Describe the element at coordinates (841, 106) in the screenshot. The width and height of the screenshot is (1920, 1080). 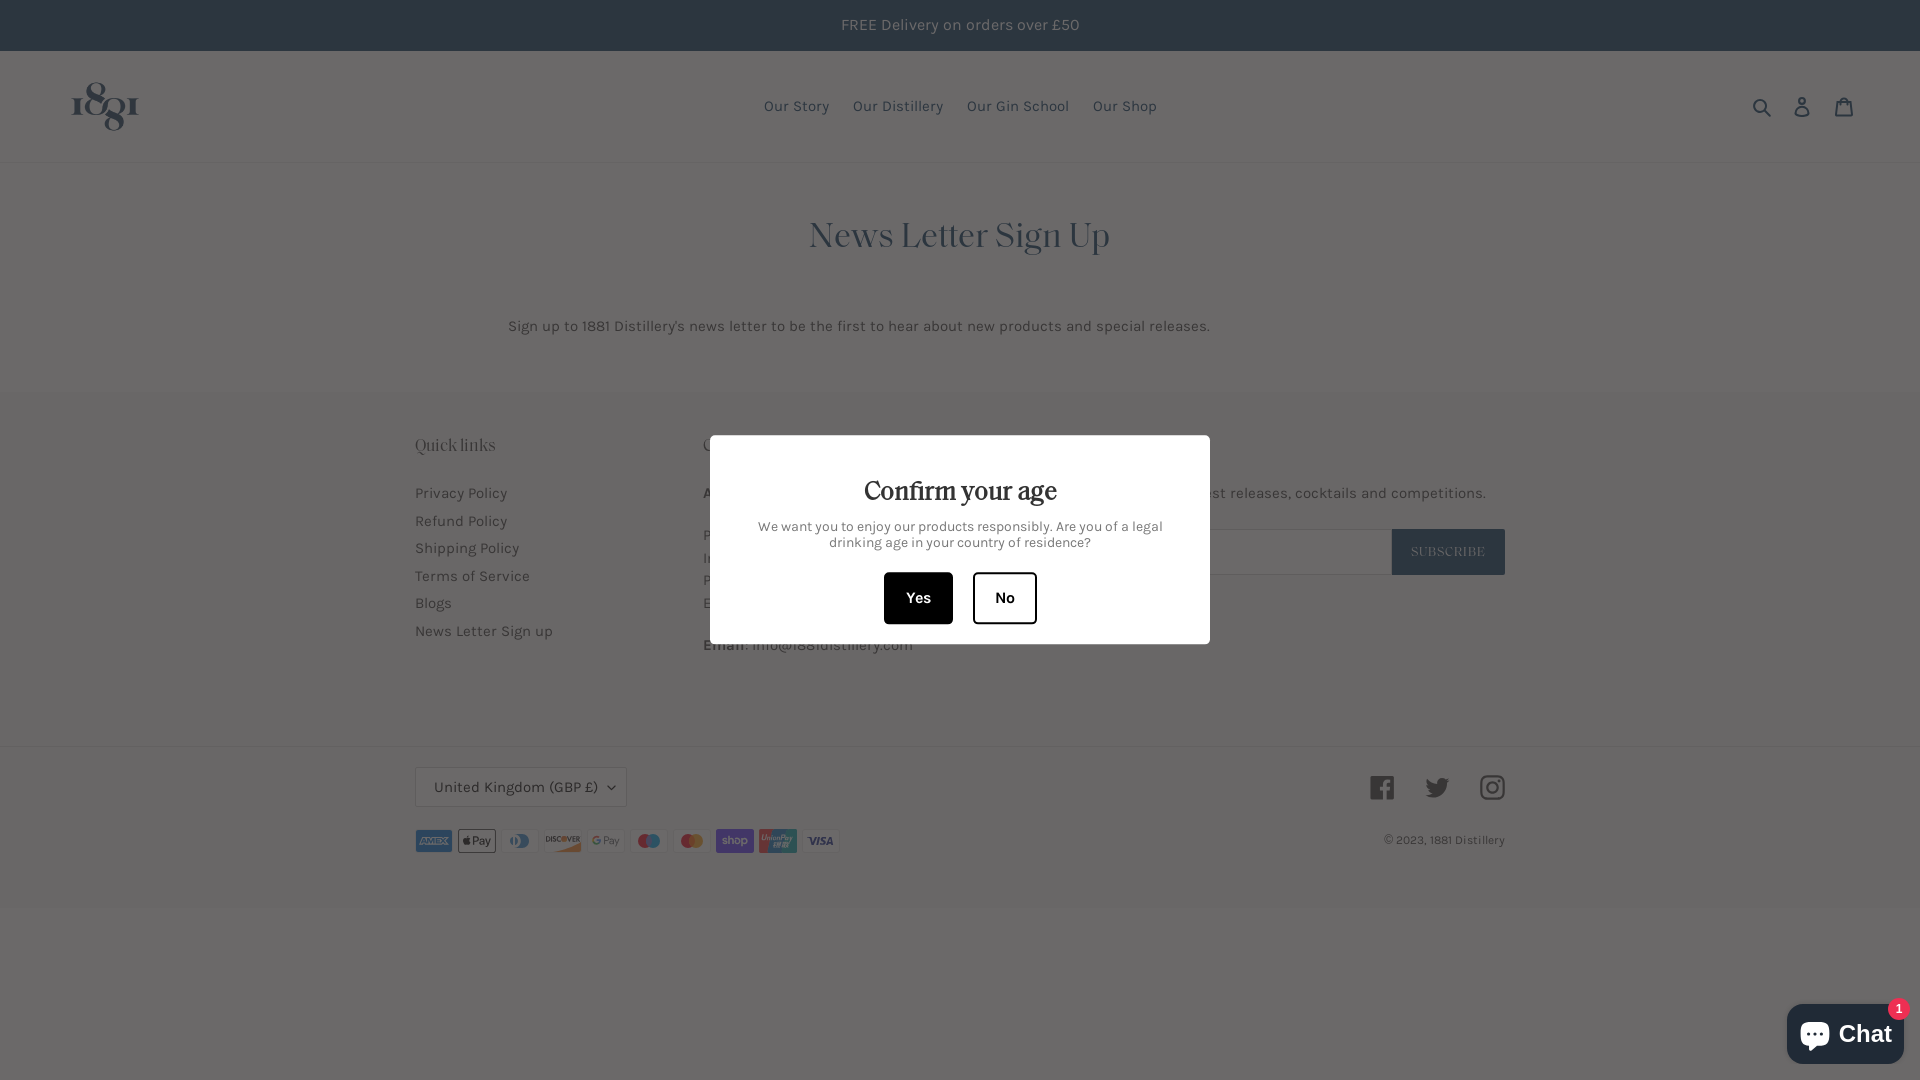
I see `'Our Distillery'` at that location.